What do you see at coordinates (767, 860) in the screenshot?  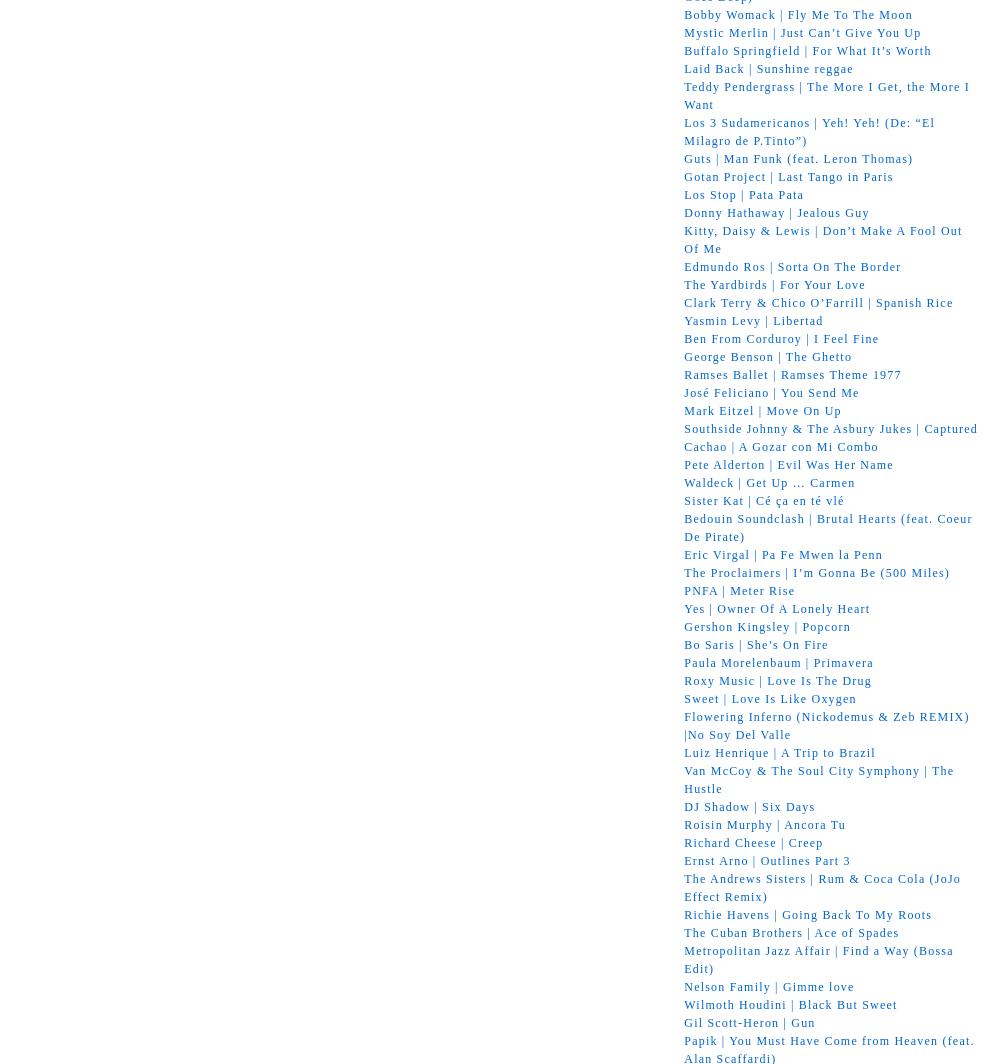 I see `'Ernst Arno | Outlines Part 3'` at bounding box center [767, 860].